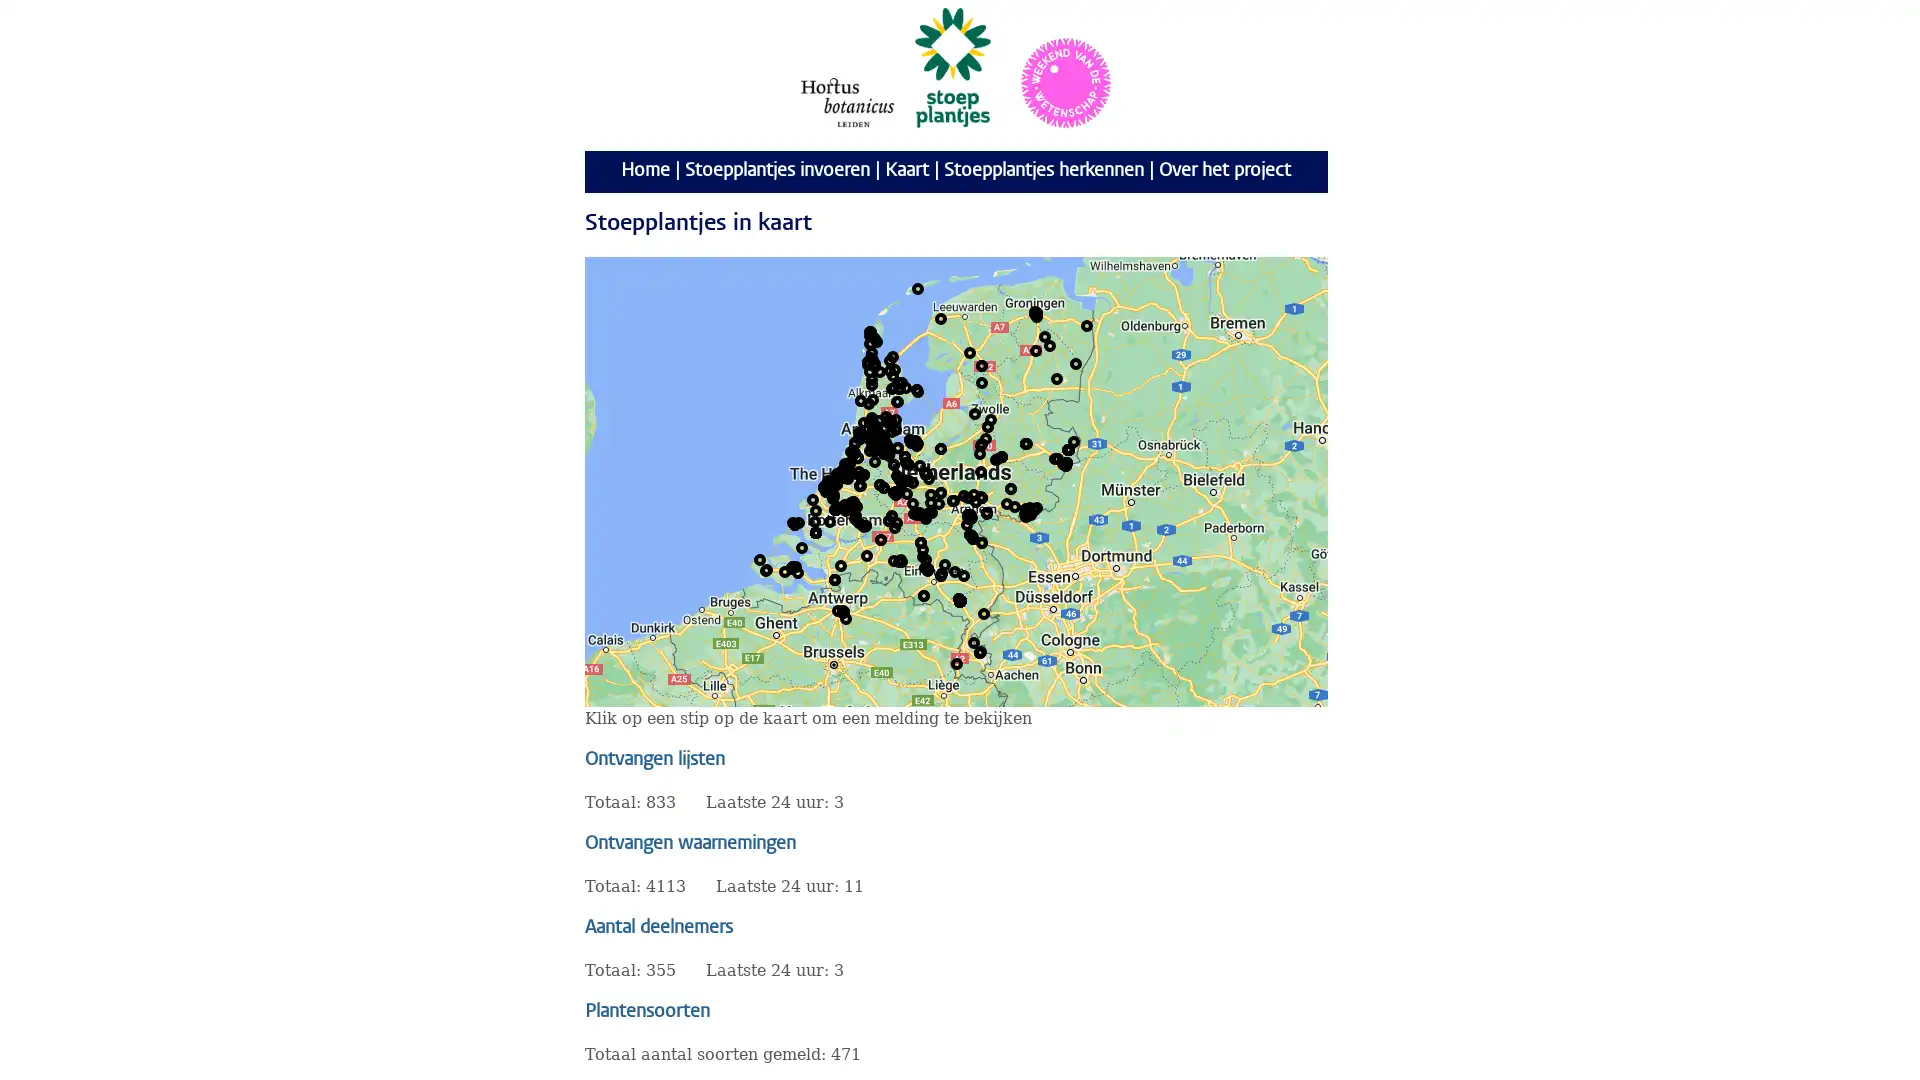  Describe the element at coordinates (1068, 447) in the screenshot. I see `Telling van op 04 oktober 2021` at that location.